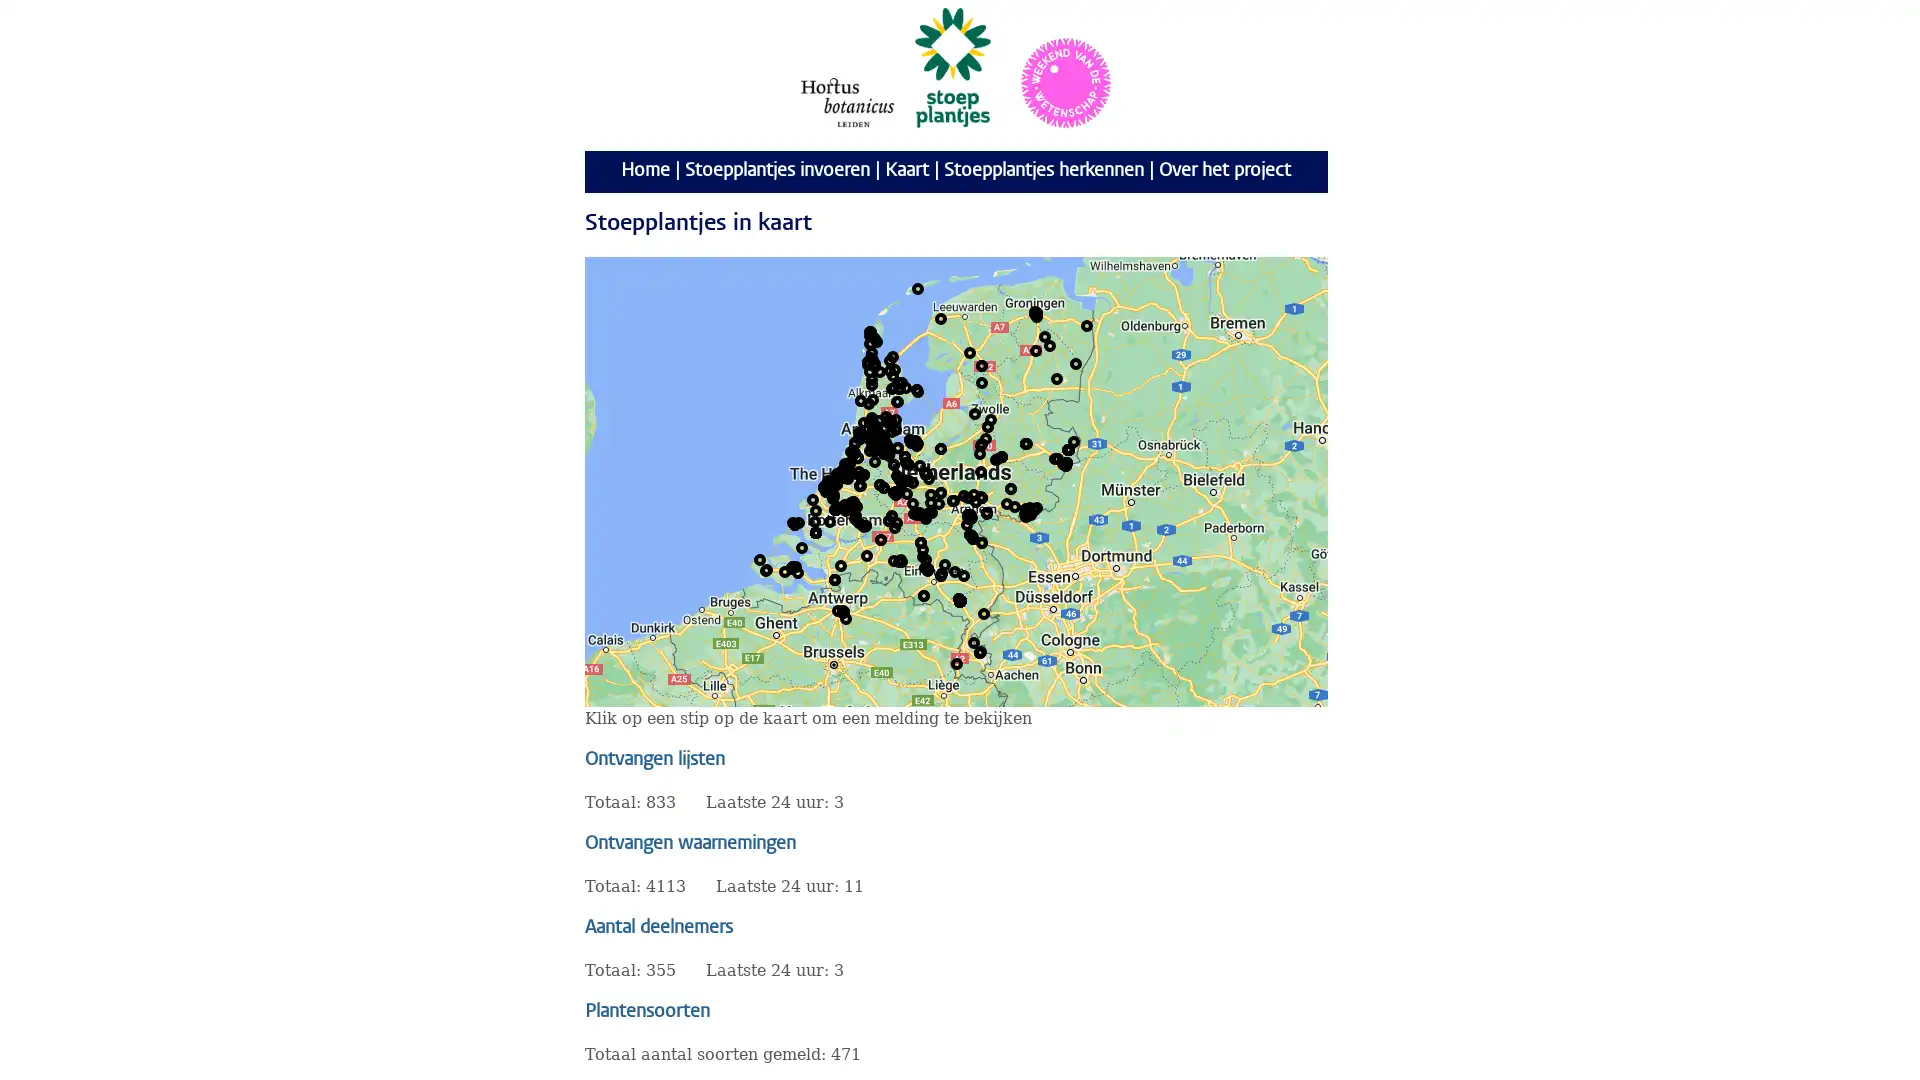  Describe the element at coordinates (1068, 447) in the screenshot. I see `Telling van op 04 oktober 2021` at that location.